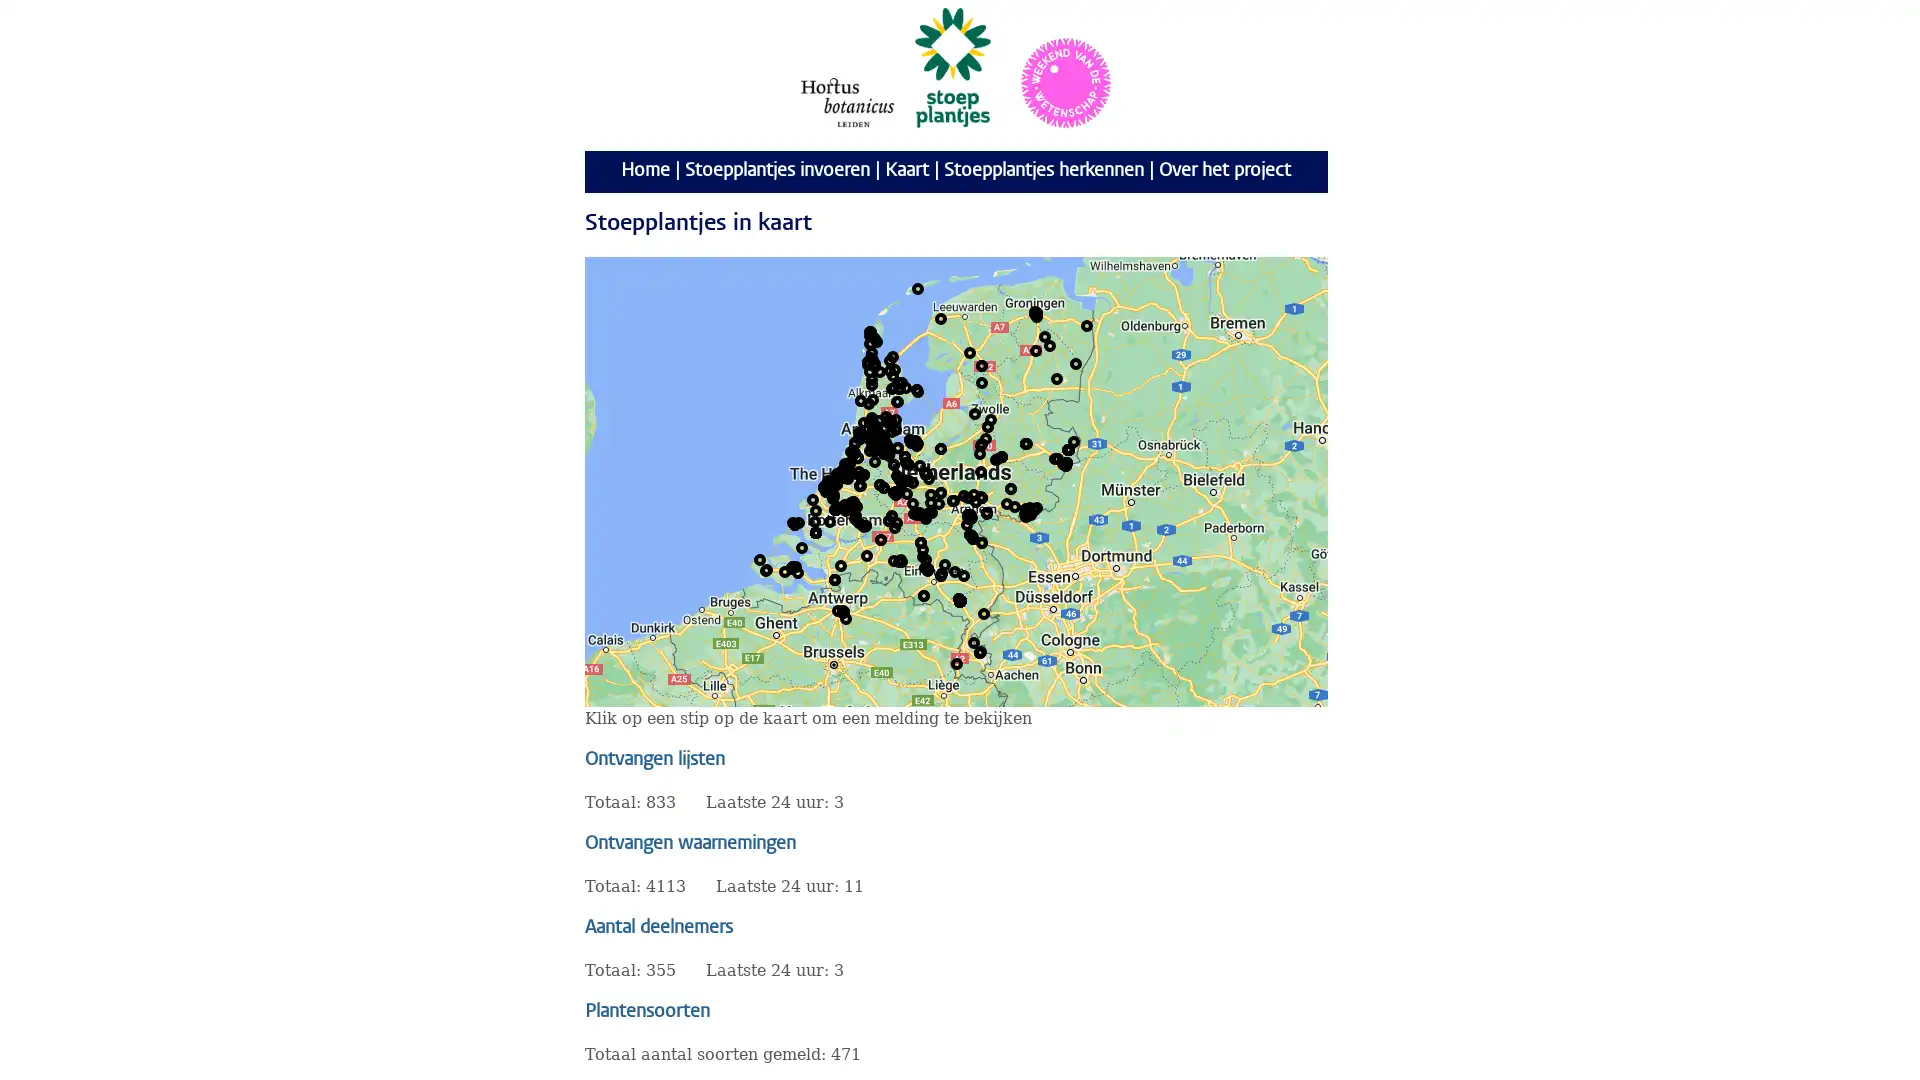  Describe the element at coordinates (1068, 447) in the screenshot. I see `Telling van op 04 oktober 2021` at that location.